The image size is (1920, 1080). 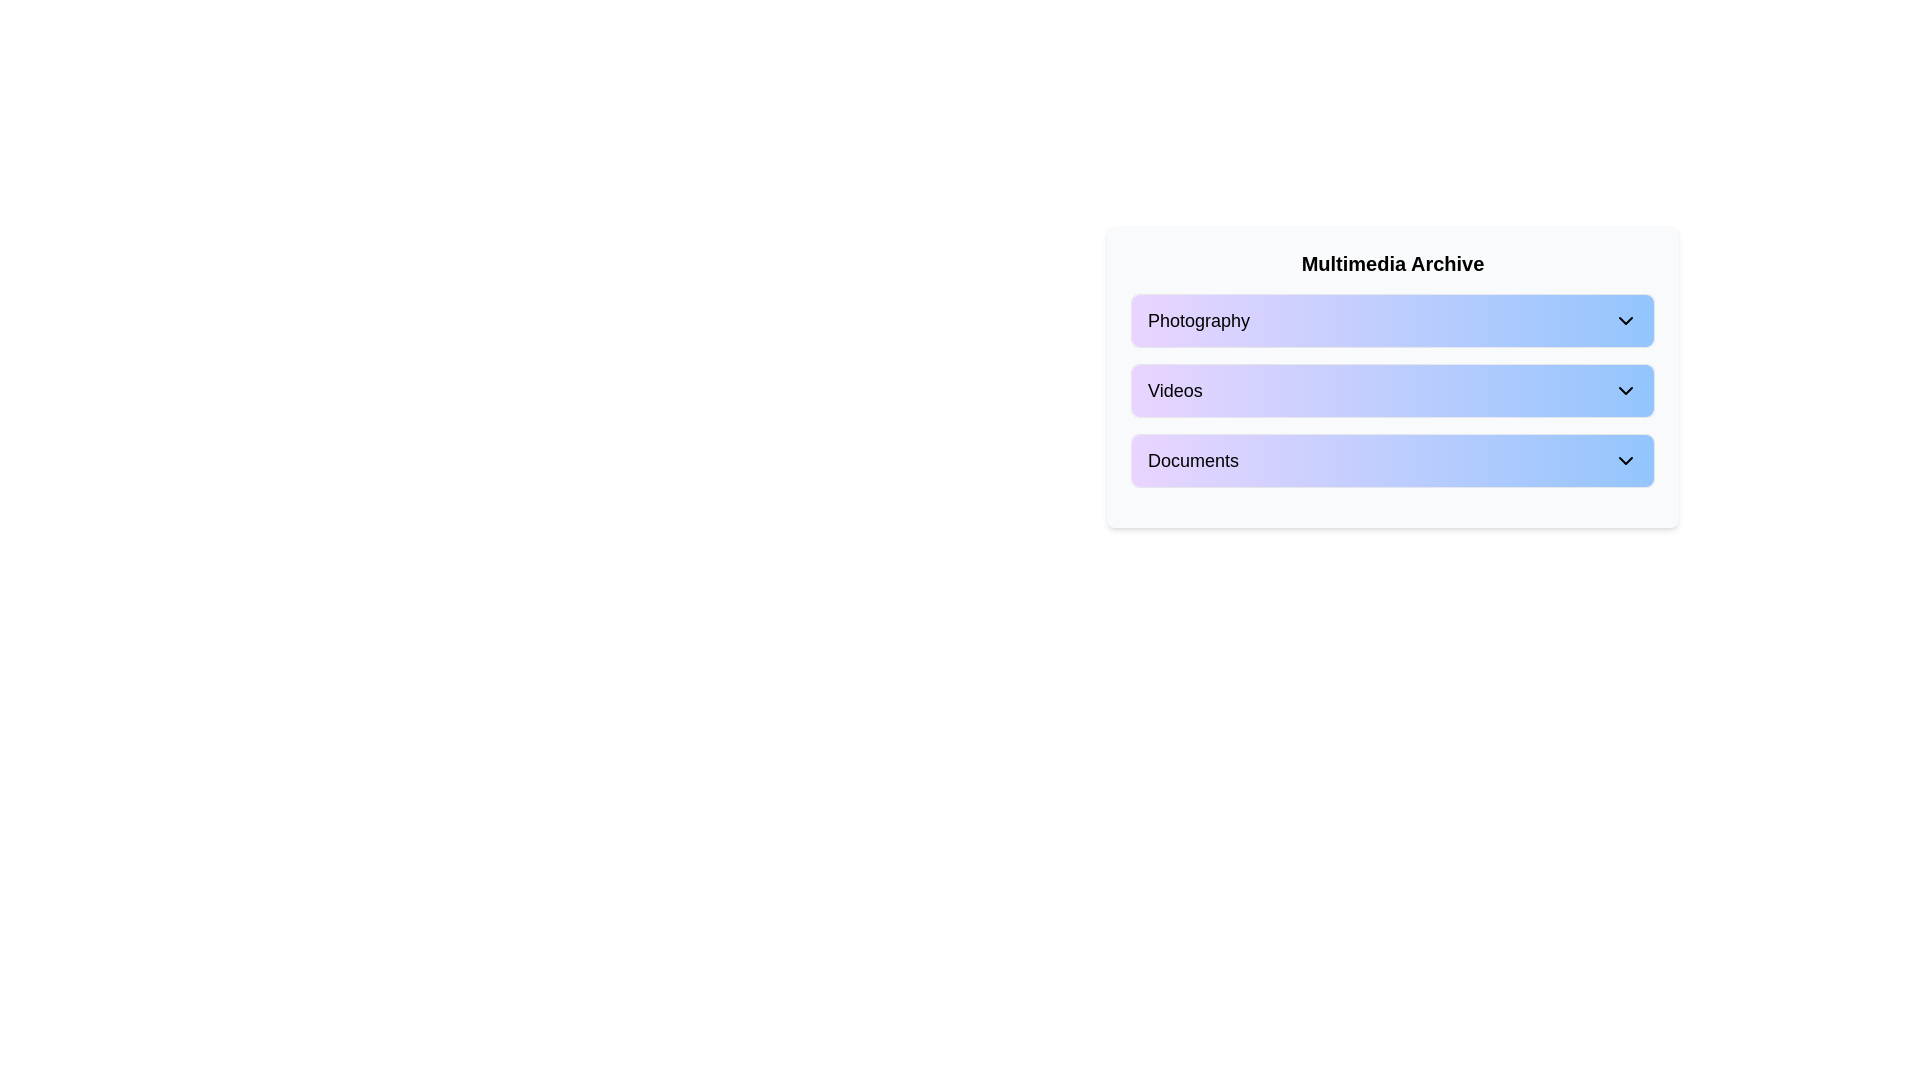 I want to click on the 'Videos' interactive button in the Multimedia Archive section, so click(x=1391, y=377).